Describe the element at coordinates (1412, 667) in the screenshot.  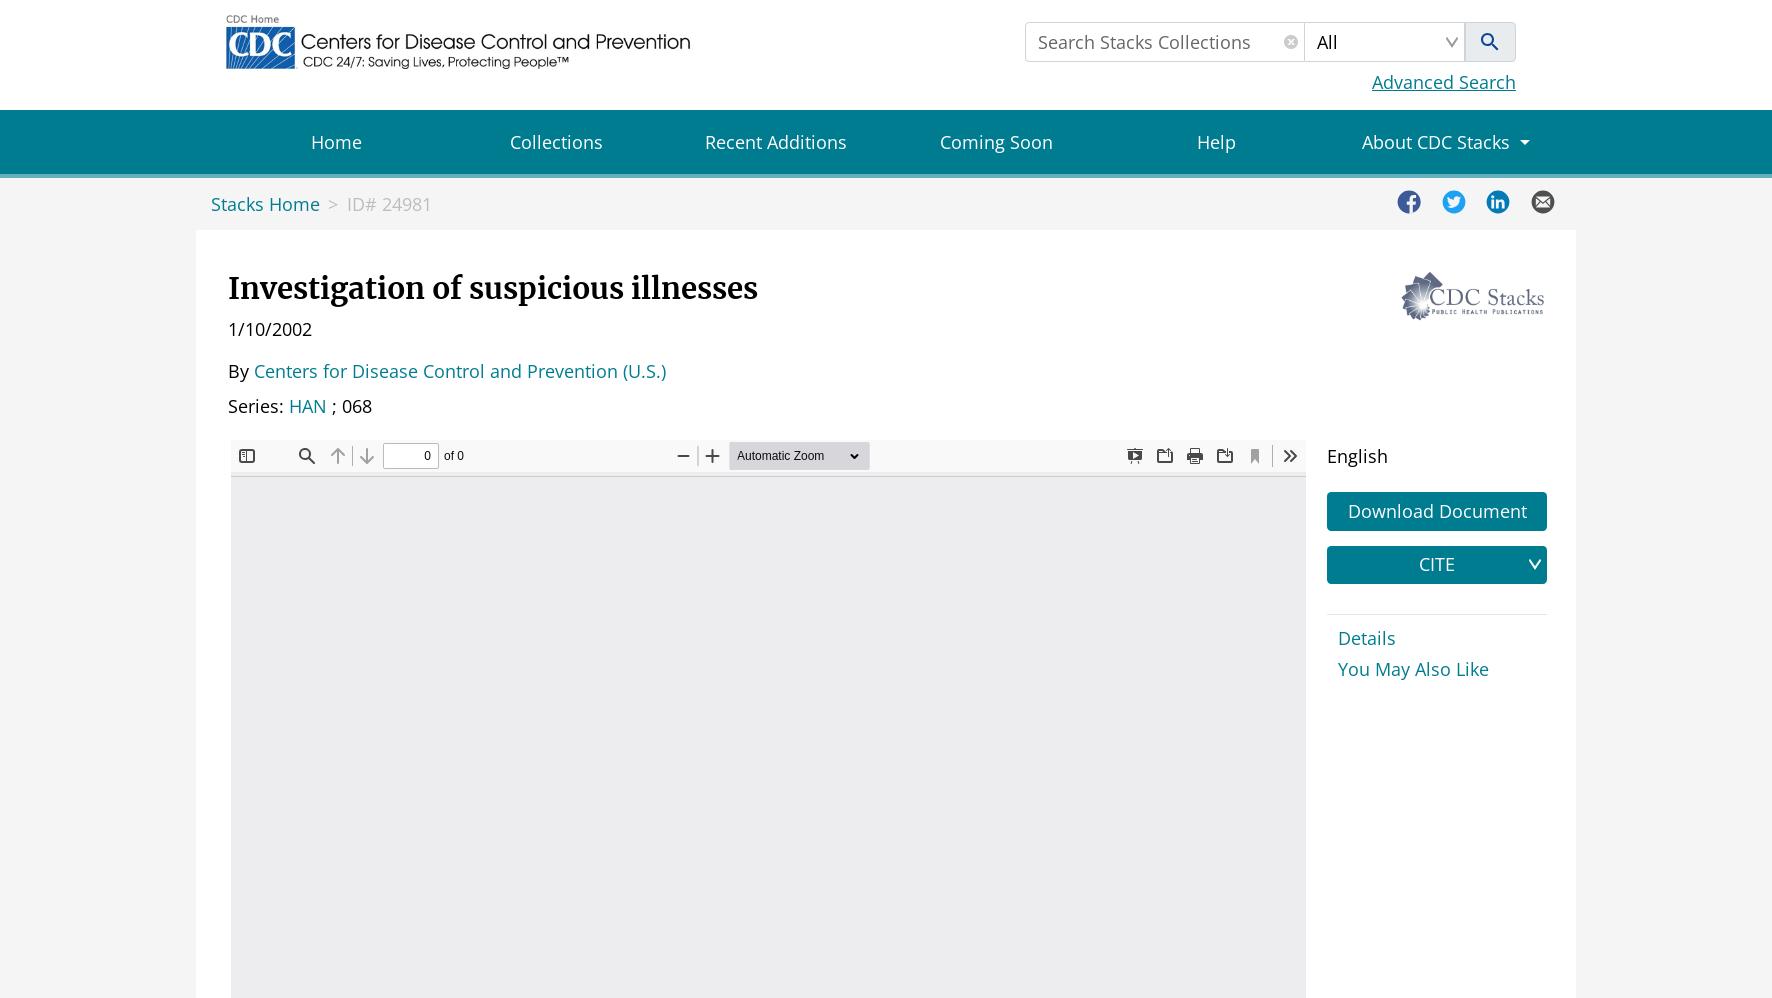
I see `'You May Also Like'` at that location.